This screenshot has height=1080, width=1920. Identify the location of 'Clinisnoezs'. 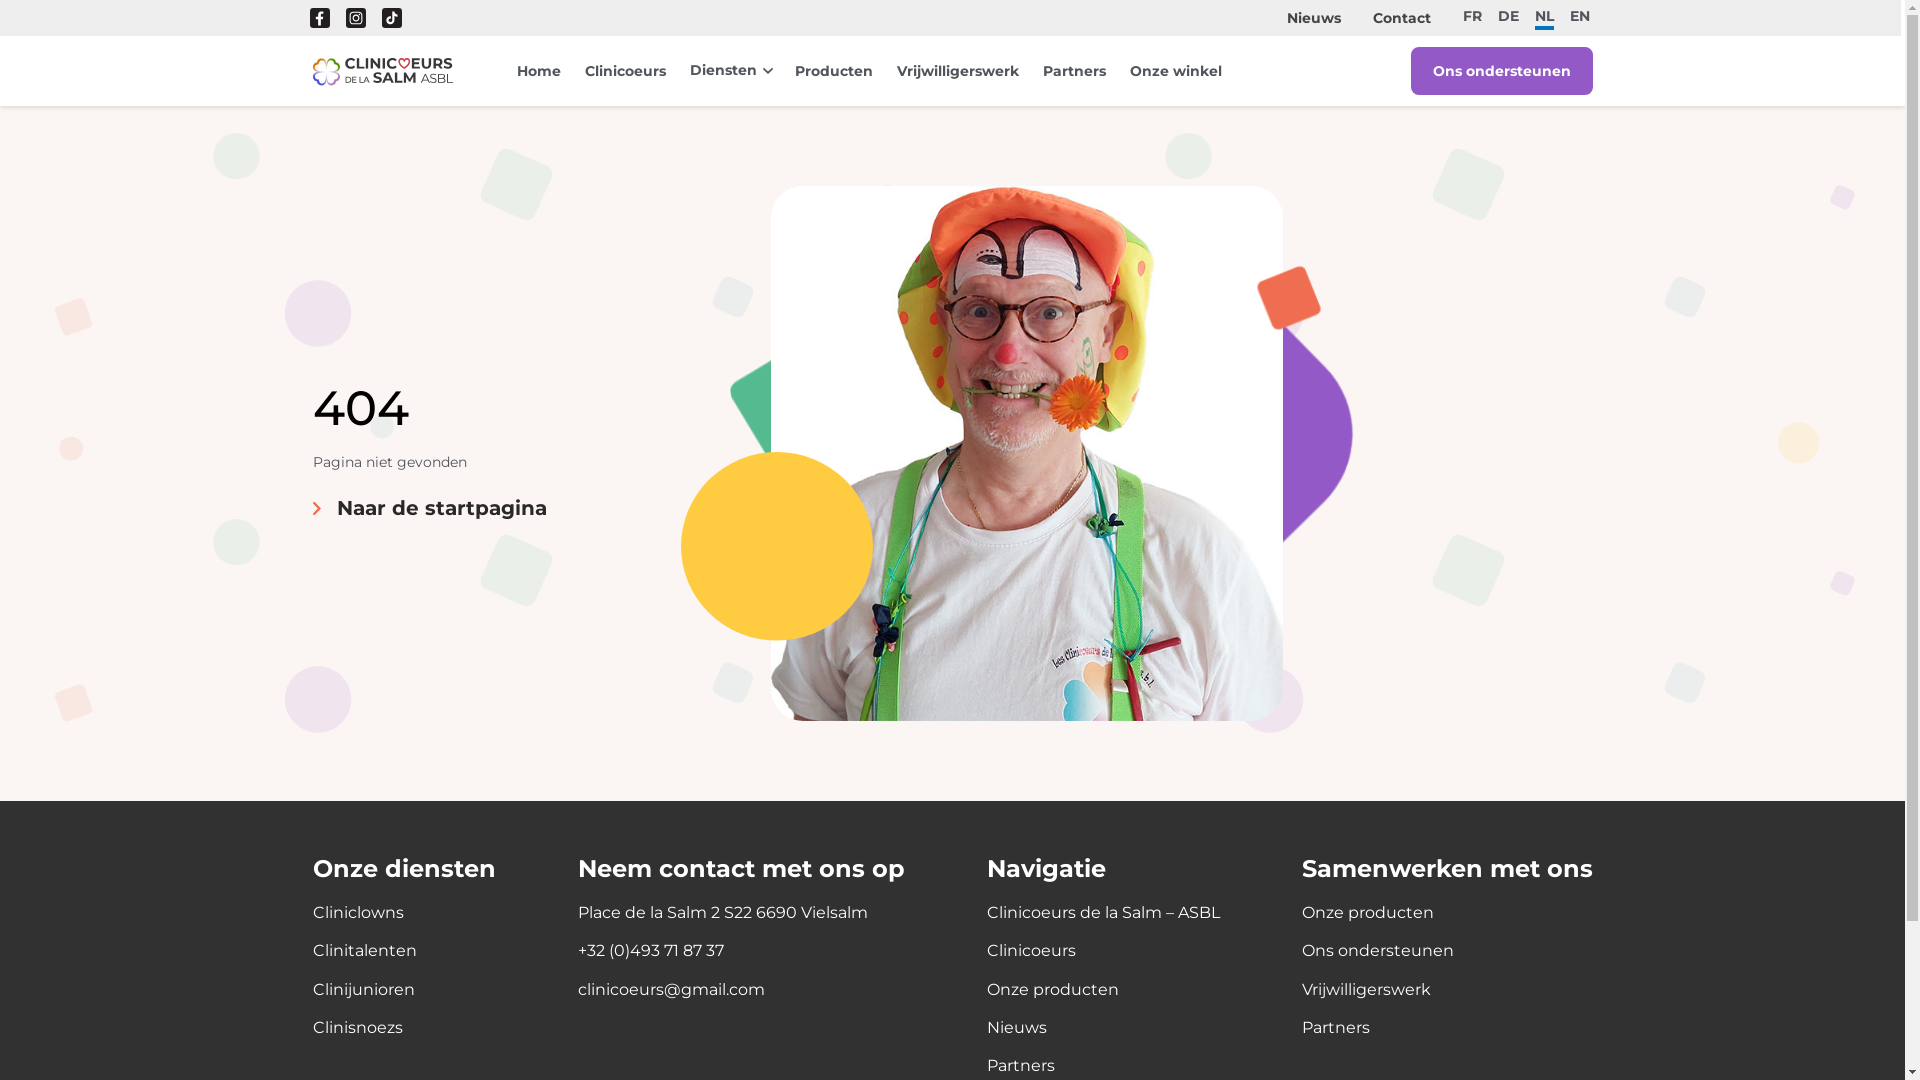
(356, 1028).